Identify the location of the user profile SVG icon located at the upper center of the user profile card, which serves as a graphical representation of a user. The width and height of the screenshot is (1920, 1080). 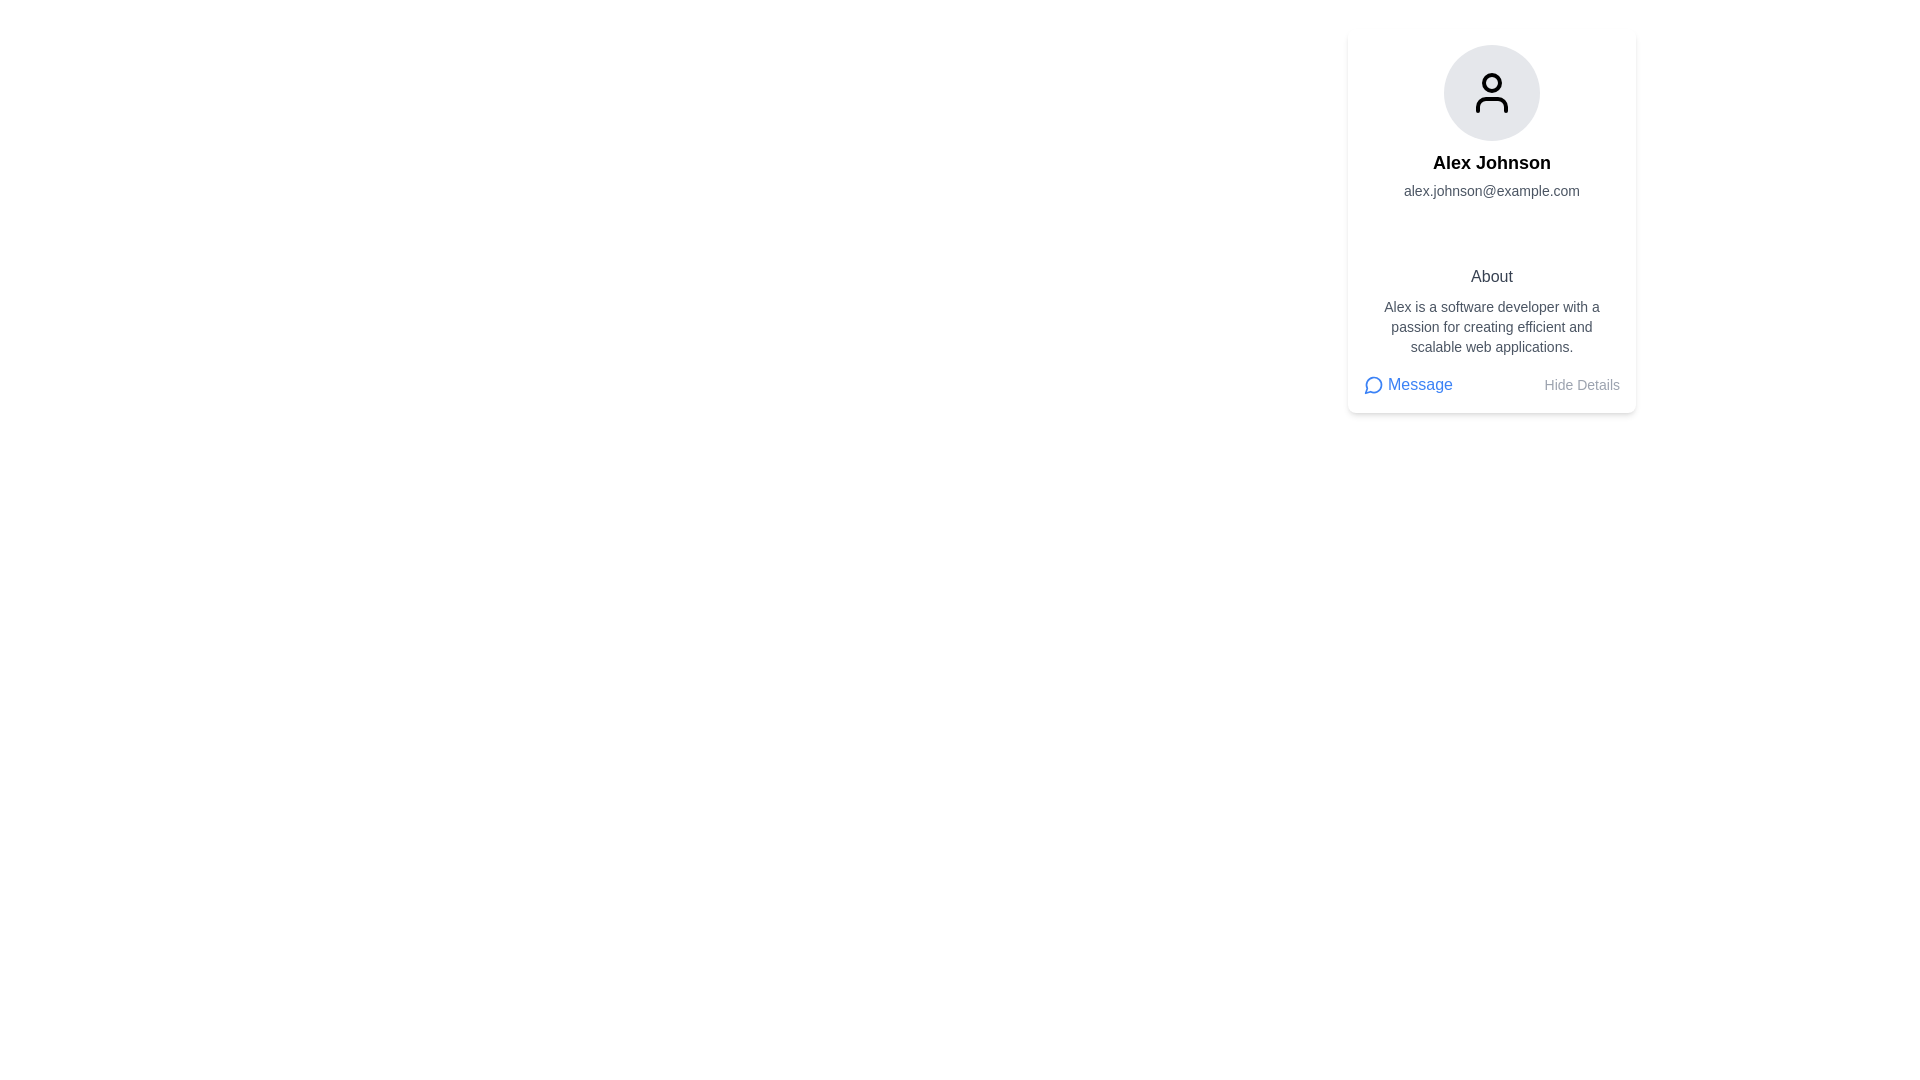
(1492, 92).